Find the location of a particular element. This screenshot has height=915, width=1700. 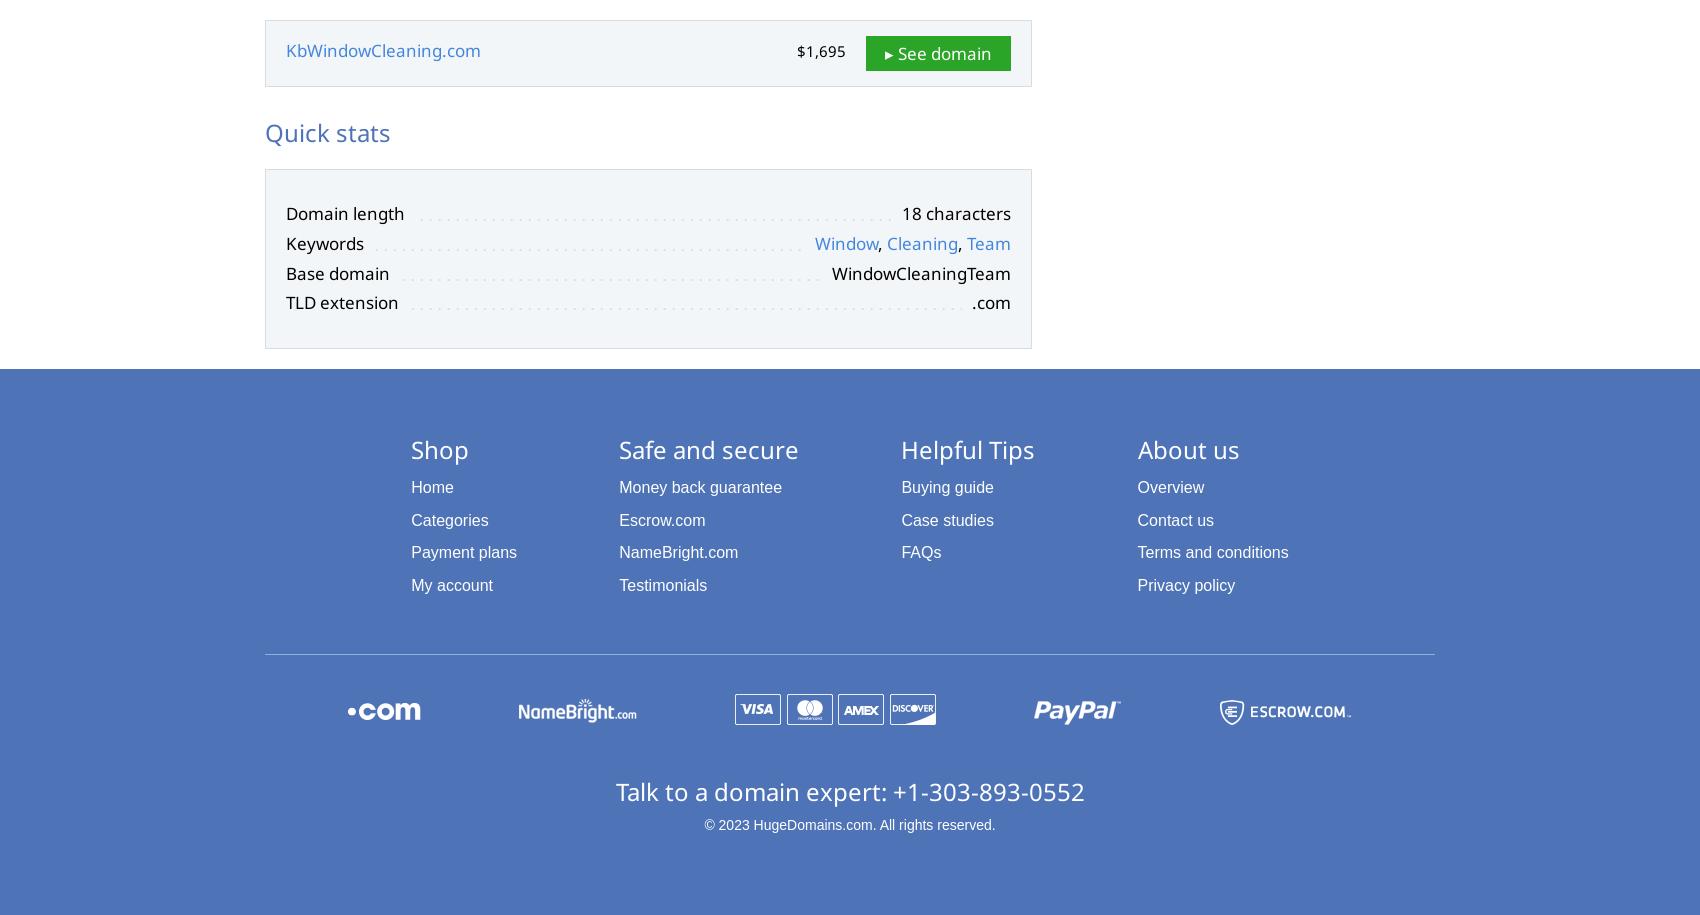

'NameBright.com' is located at coordinates (617, 552).